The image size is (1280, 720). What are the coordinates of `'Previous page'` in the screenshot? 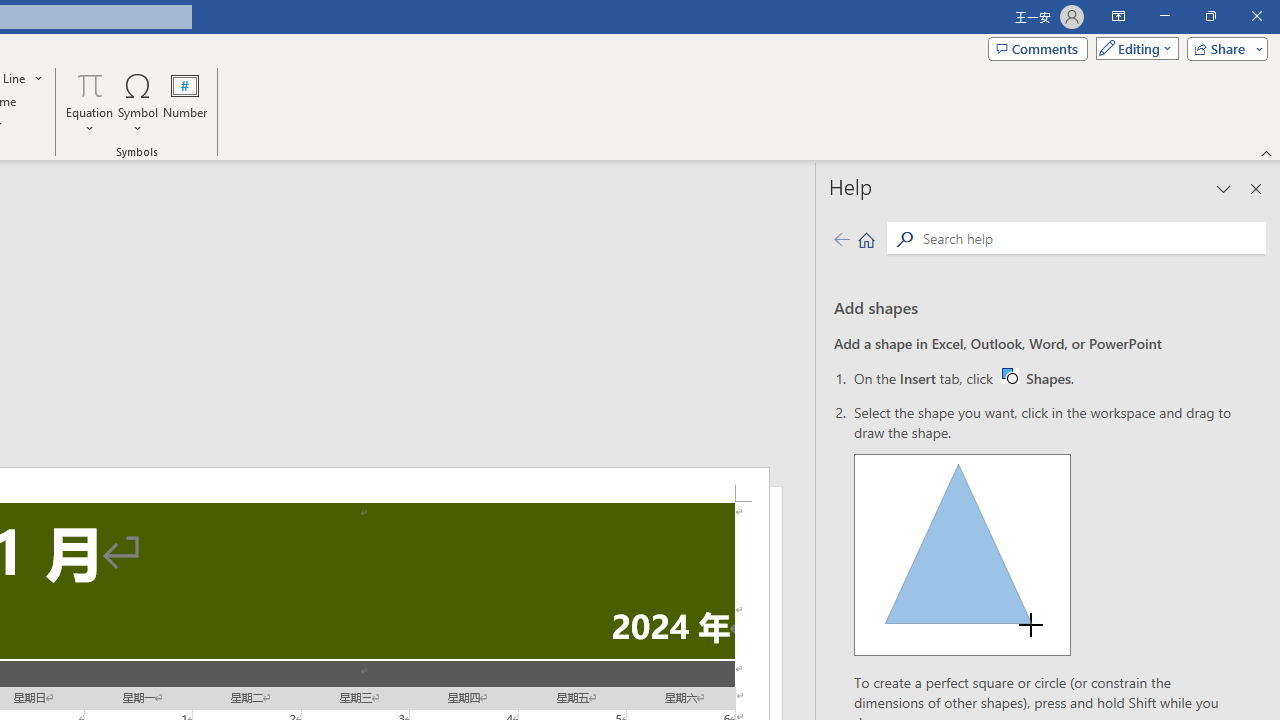 It's located at (841, 238).